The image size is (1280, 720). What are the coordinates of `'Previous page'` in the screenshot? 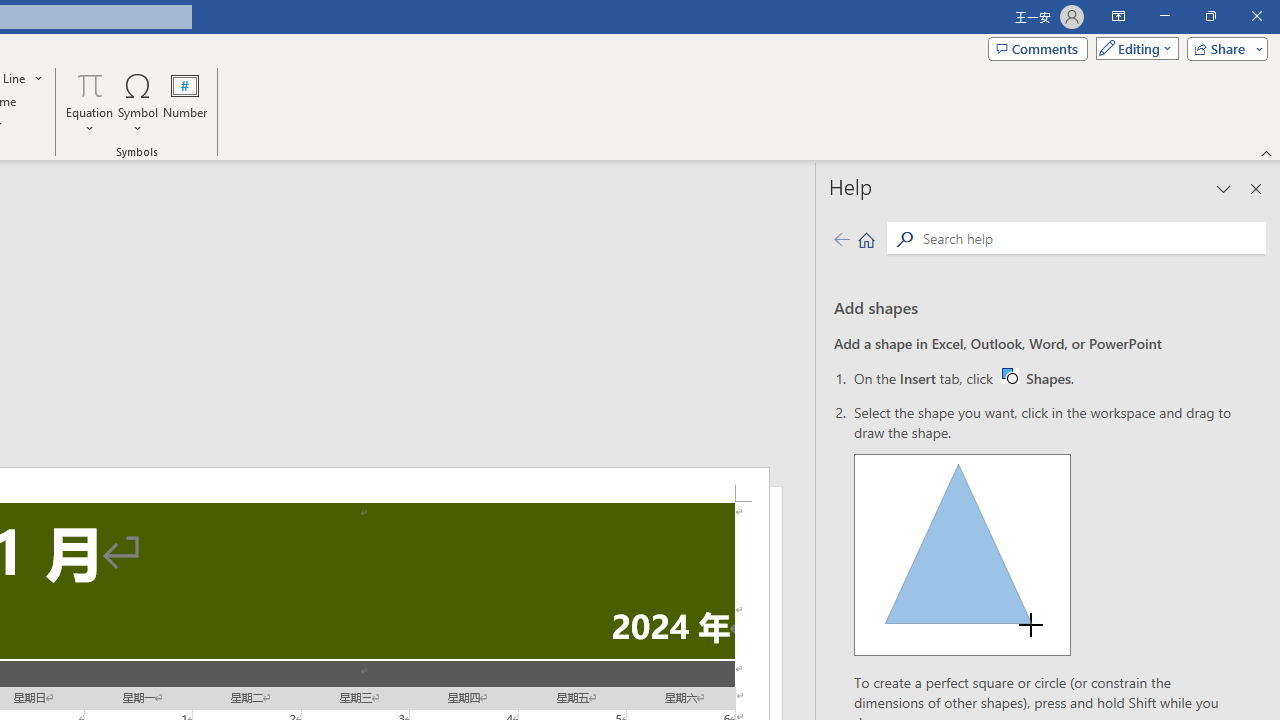 It's located at (841, 238).